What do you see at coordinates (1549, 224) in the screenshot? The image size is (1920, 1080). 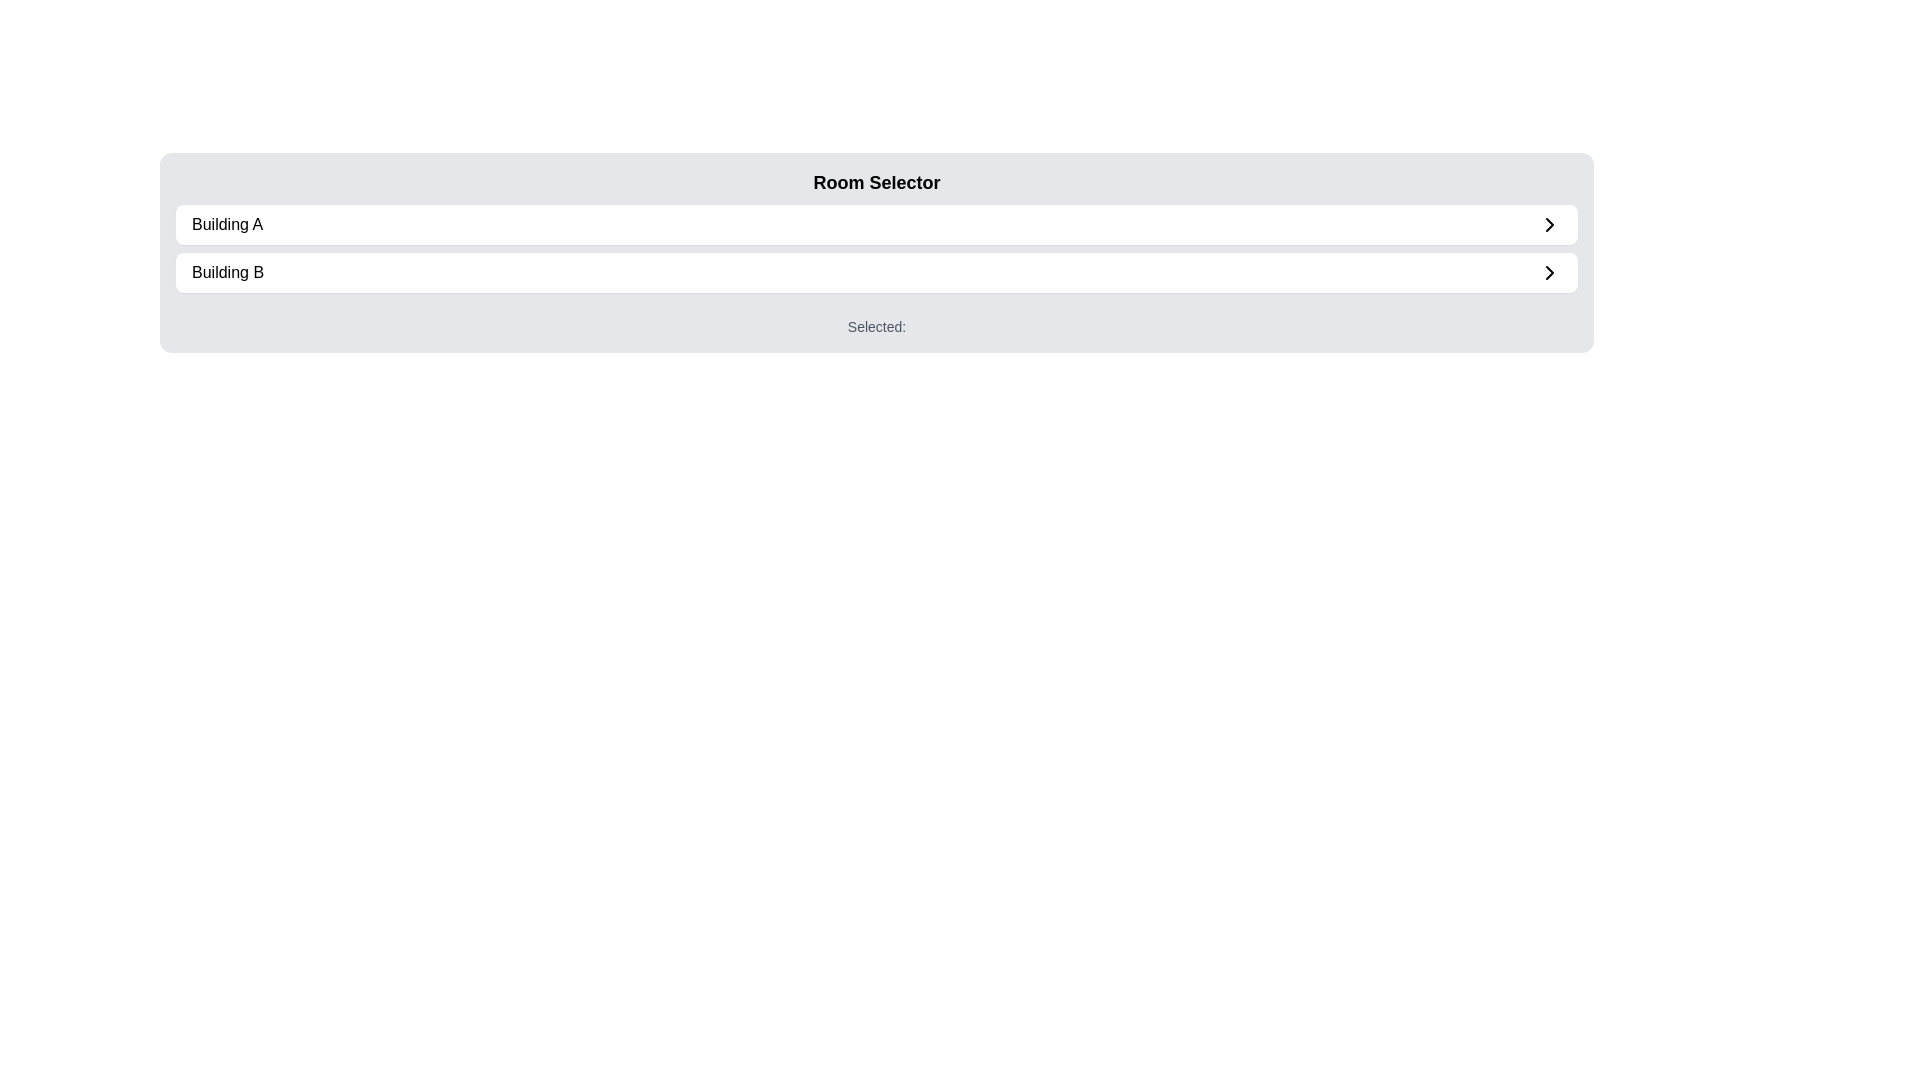 I see `the right-facing chevron icon located at the far right end of the 'Building A' row` at bounding box center [1549, 224].